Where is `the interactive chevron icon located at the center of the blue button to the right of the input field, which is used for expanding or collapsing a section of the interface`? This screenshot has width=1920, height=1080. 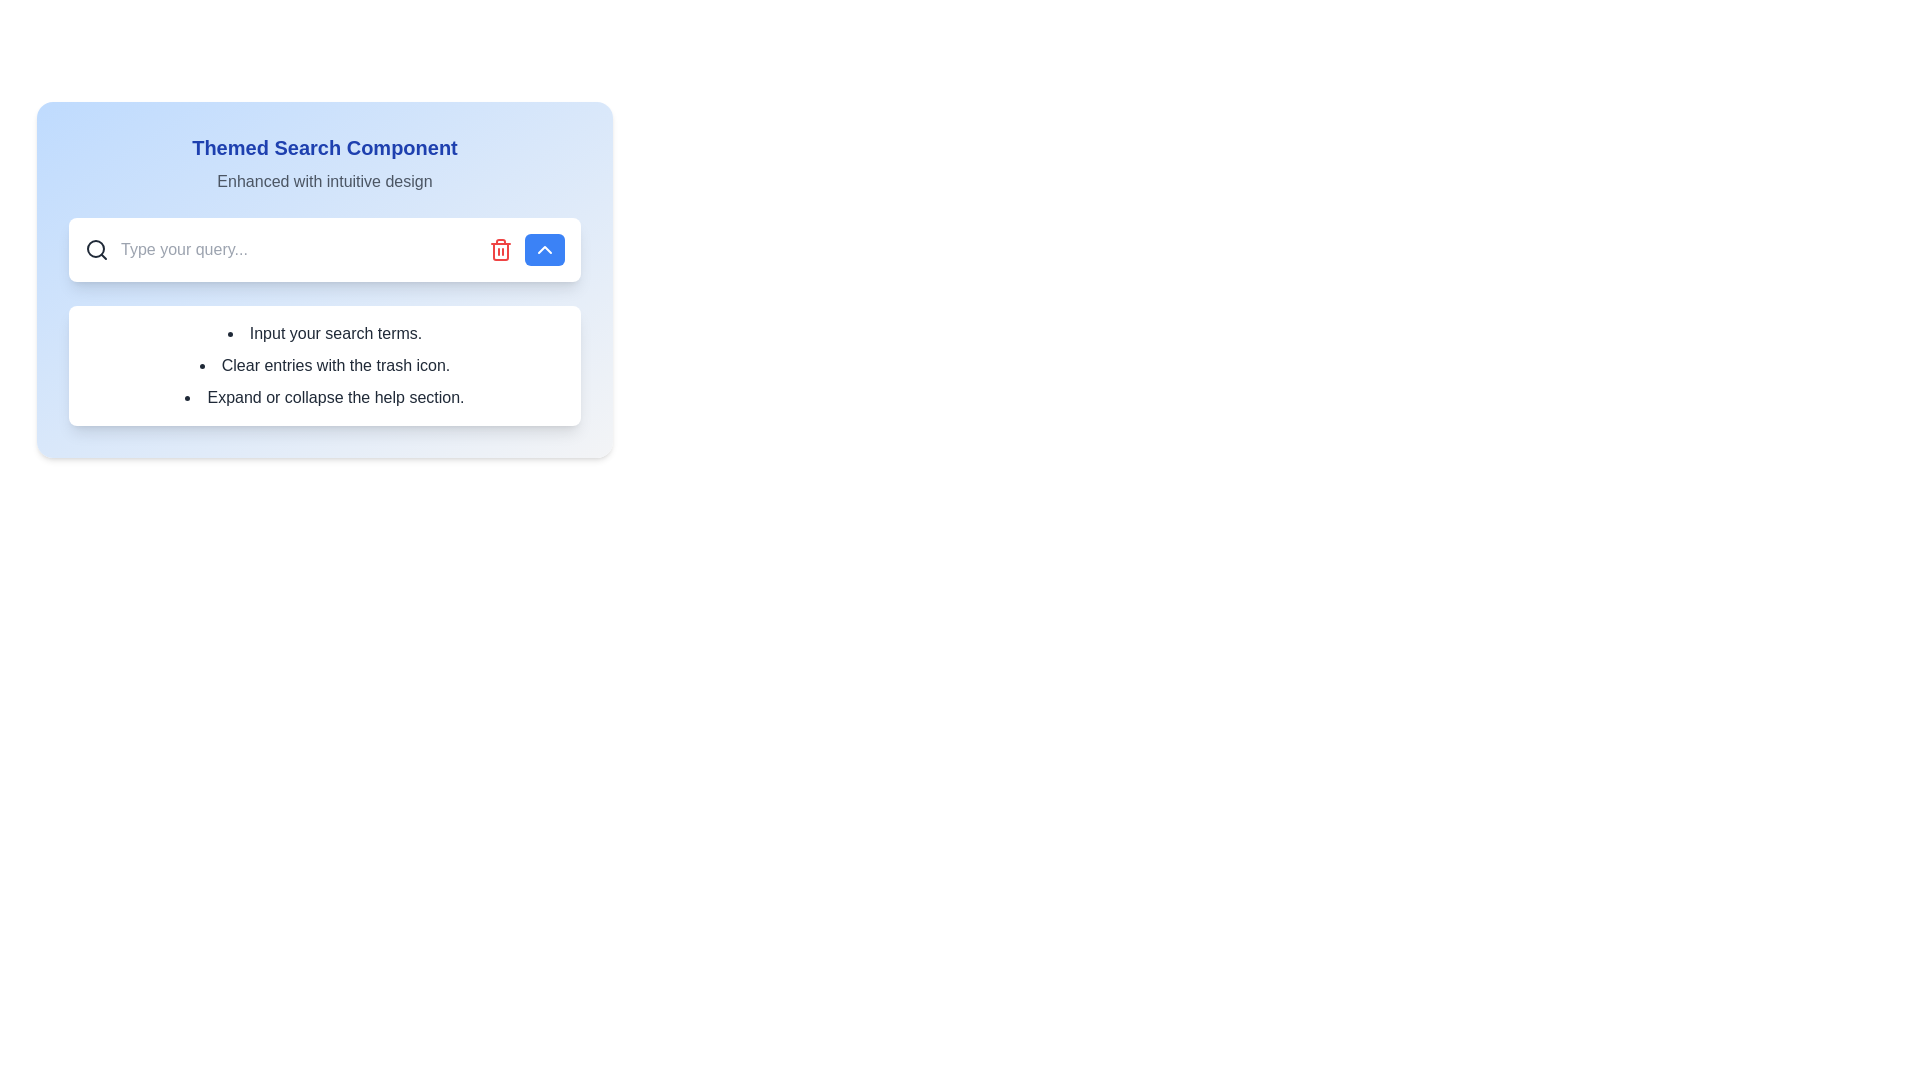 the interactive chevron icon located at the center of the blue button to the right of the input field, which is used for expanding or collapsing a section of the interface is located at coordinates (545, 249).